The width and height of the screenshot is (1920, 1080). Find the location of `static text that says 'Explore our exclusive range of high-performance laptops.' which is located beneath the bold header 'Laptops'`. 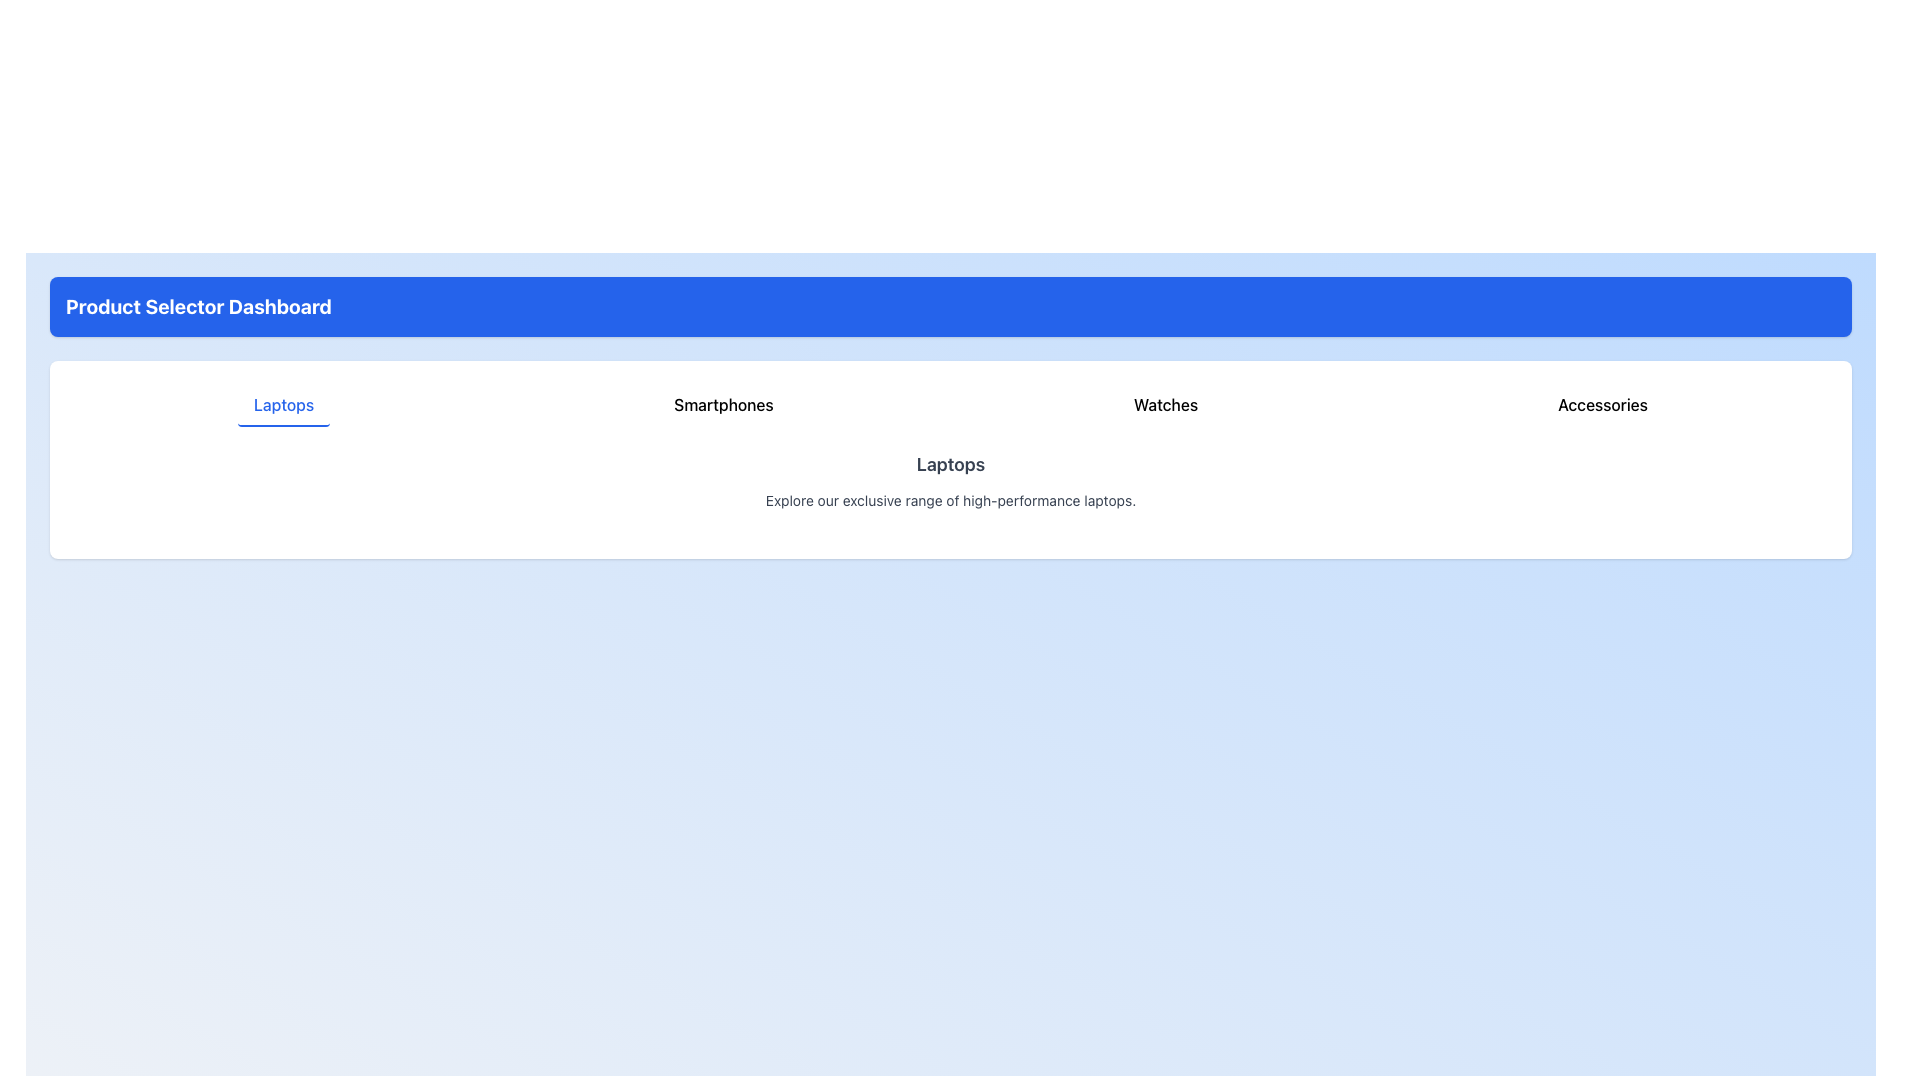

static text that says 'Explore our exclusive range of high-performance laptops.' which is located beneath the bold header 'Laptops' is located at coordinates (949, 500).